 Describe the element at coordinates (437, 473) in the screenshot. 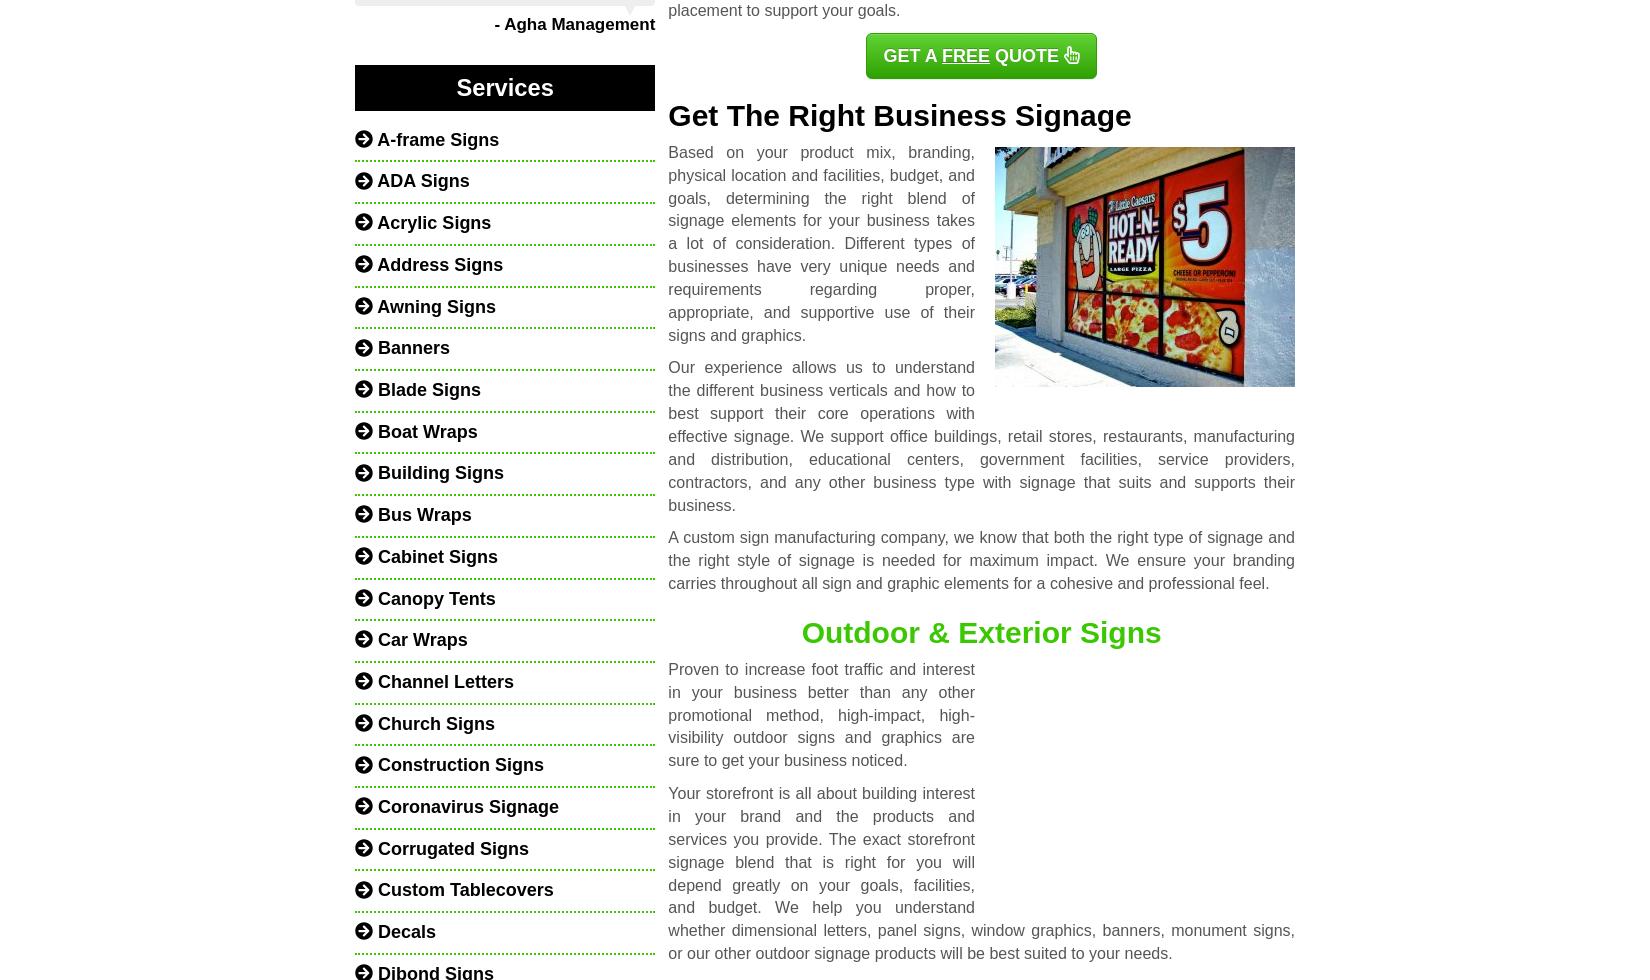

I see `'Building Signs'` at that location.